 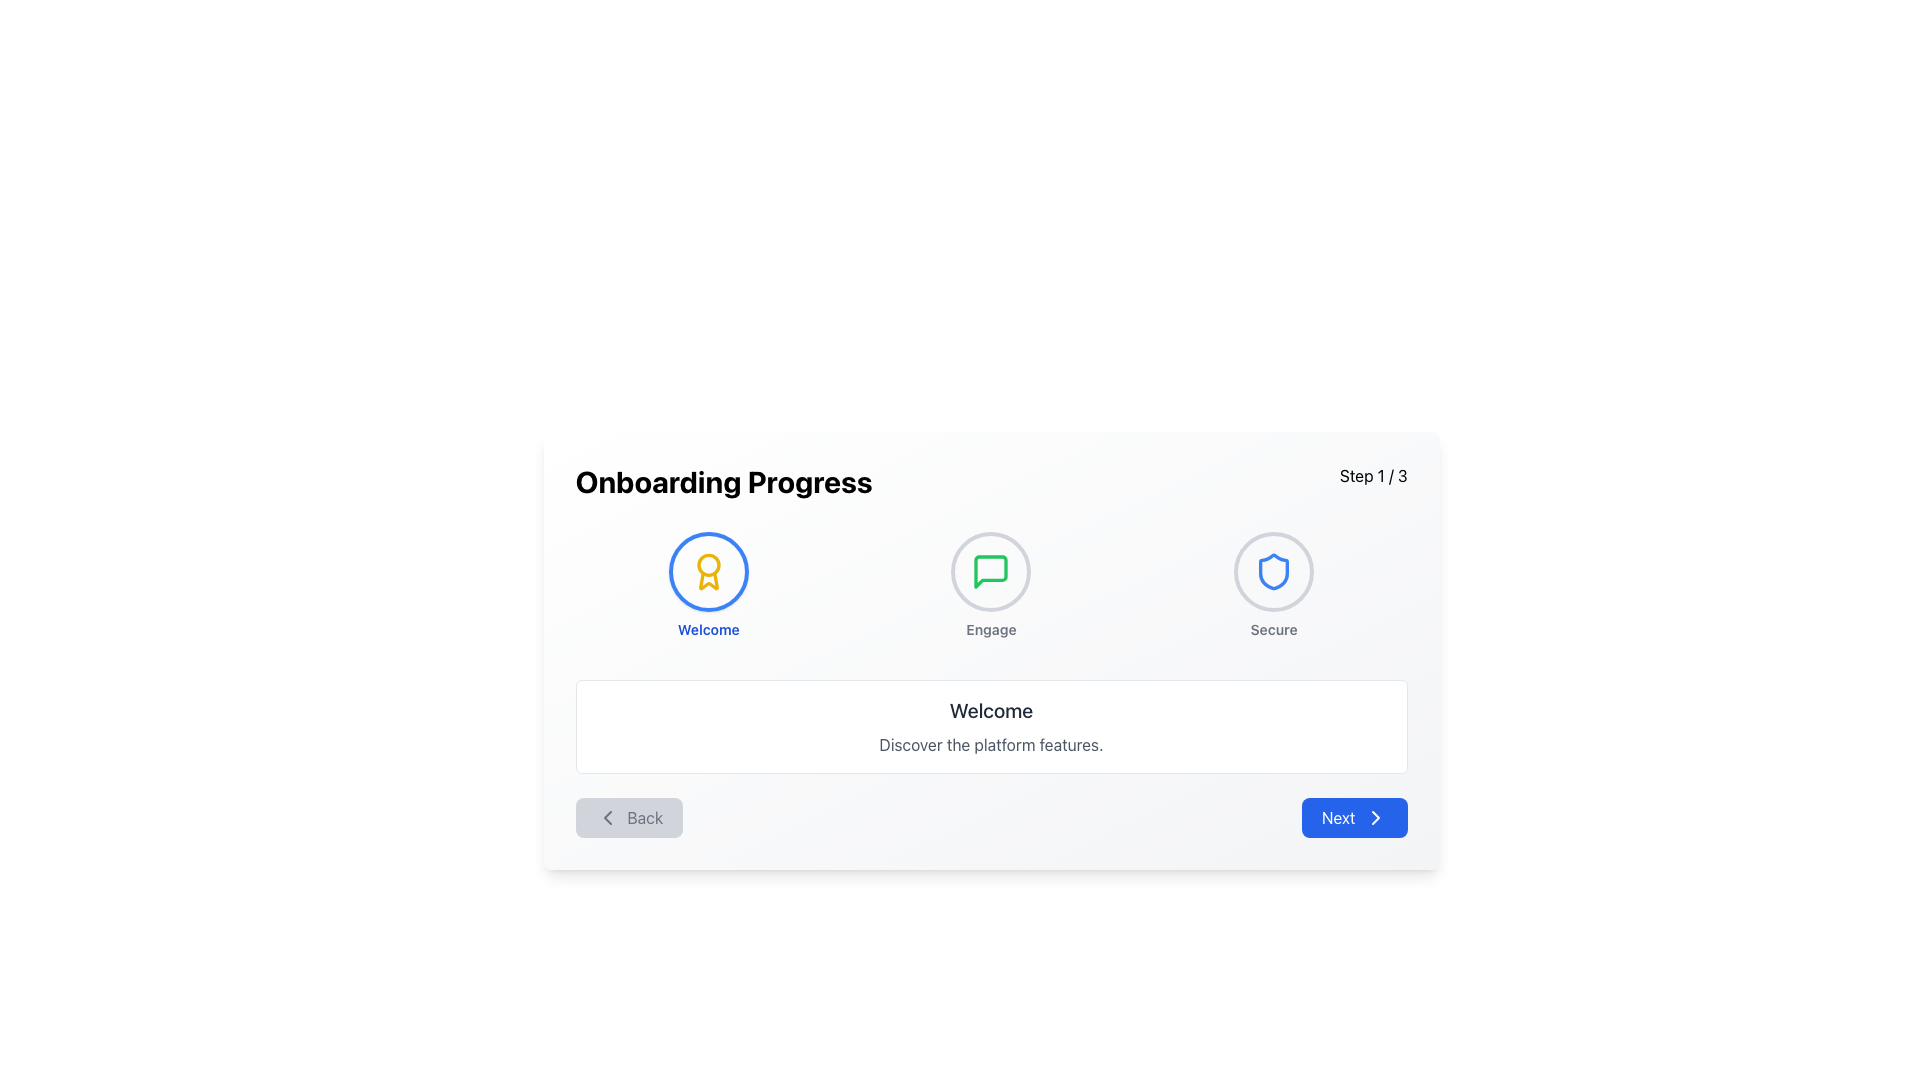 I want to click on the shield icon representing the 'Secure' stage in the user onboarding process, located above the 'Secure' label, so click(x=1273, y=571).